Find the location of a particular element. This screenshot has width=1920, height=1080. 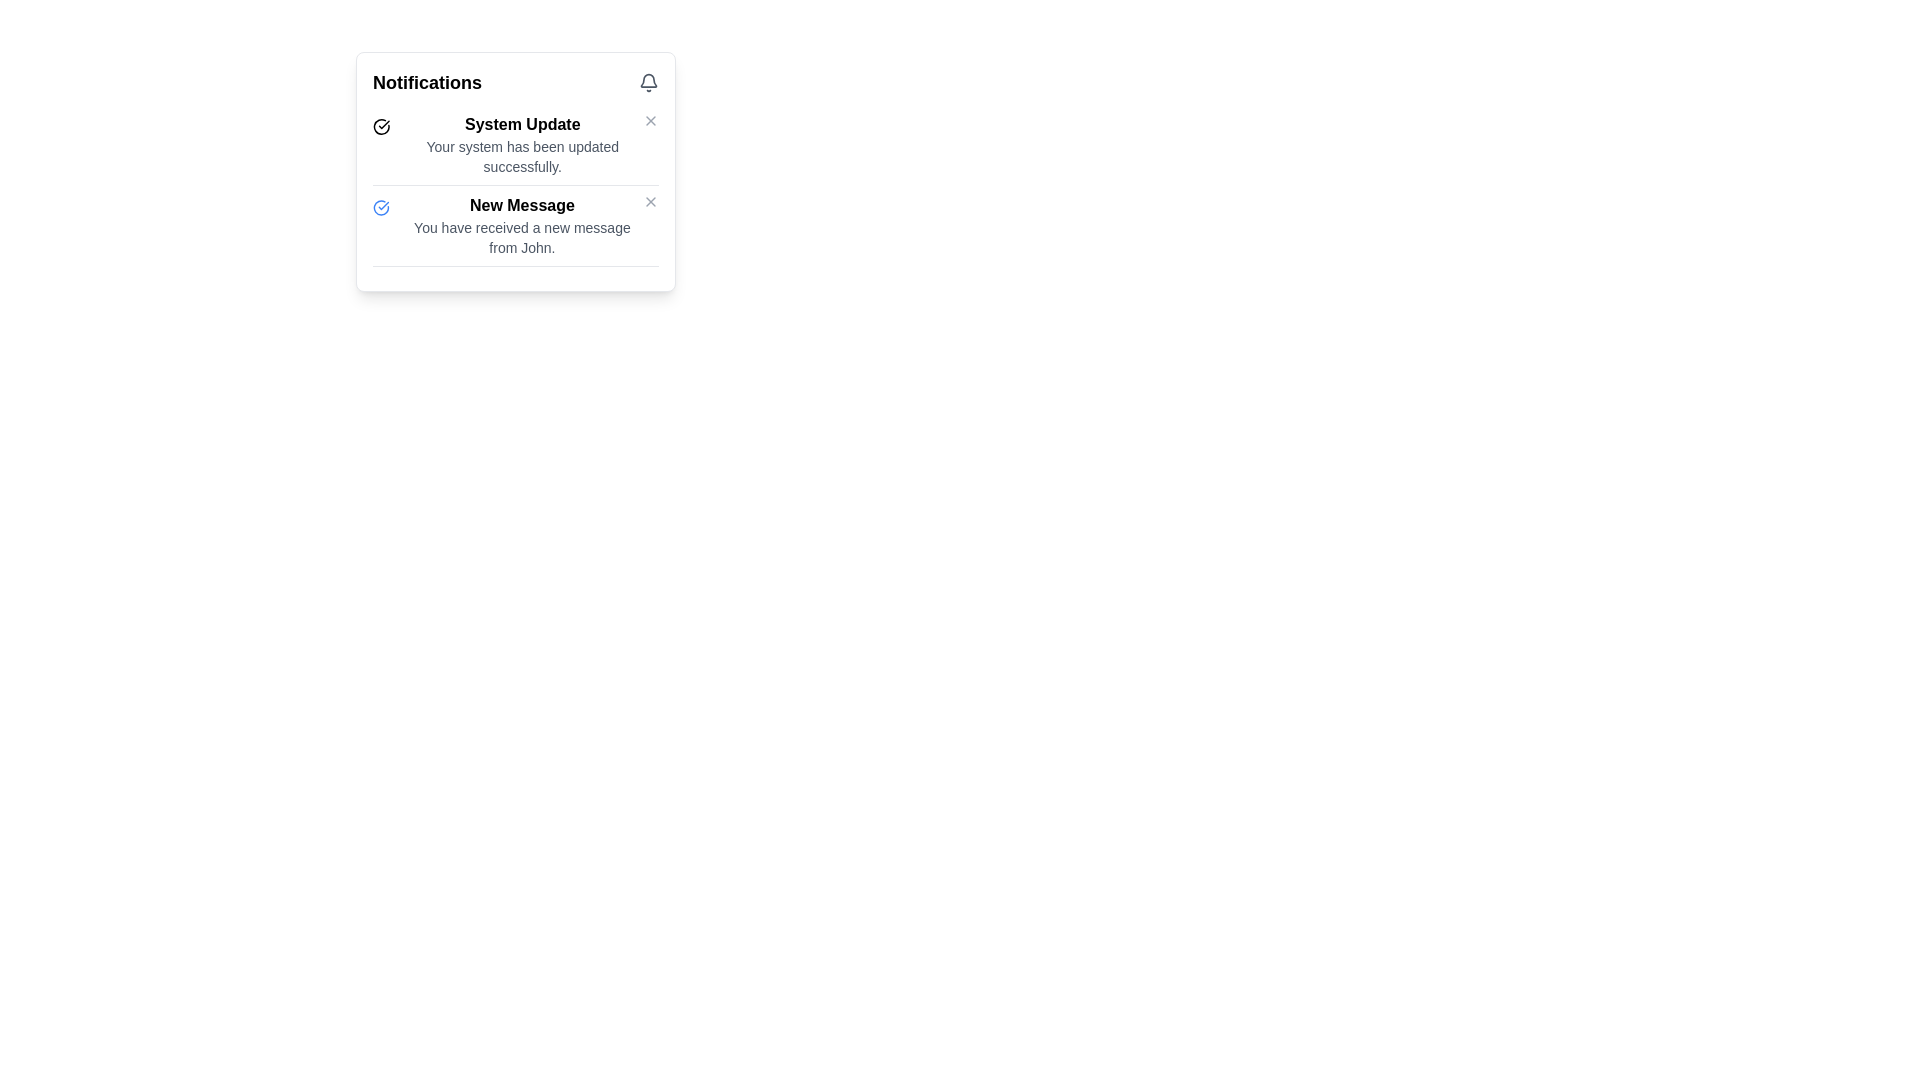

the circular blue icon with a checkmark, which indicates confirmation or success, located to the left of the 'New Message' notification title is located at coordinates (381, 208).